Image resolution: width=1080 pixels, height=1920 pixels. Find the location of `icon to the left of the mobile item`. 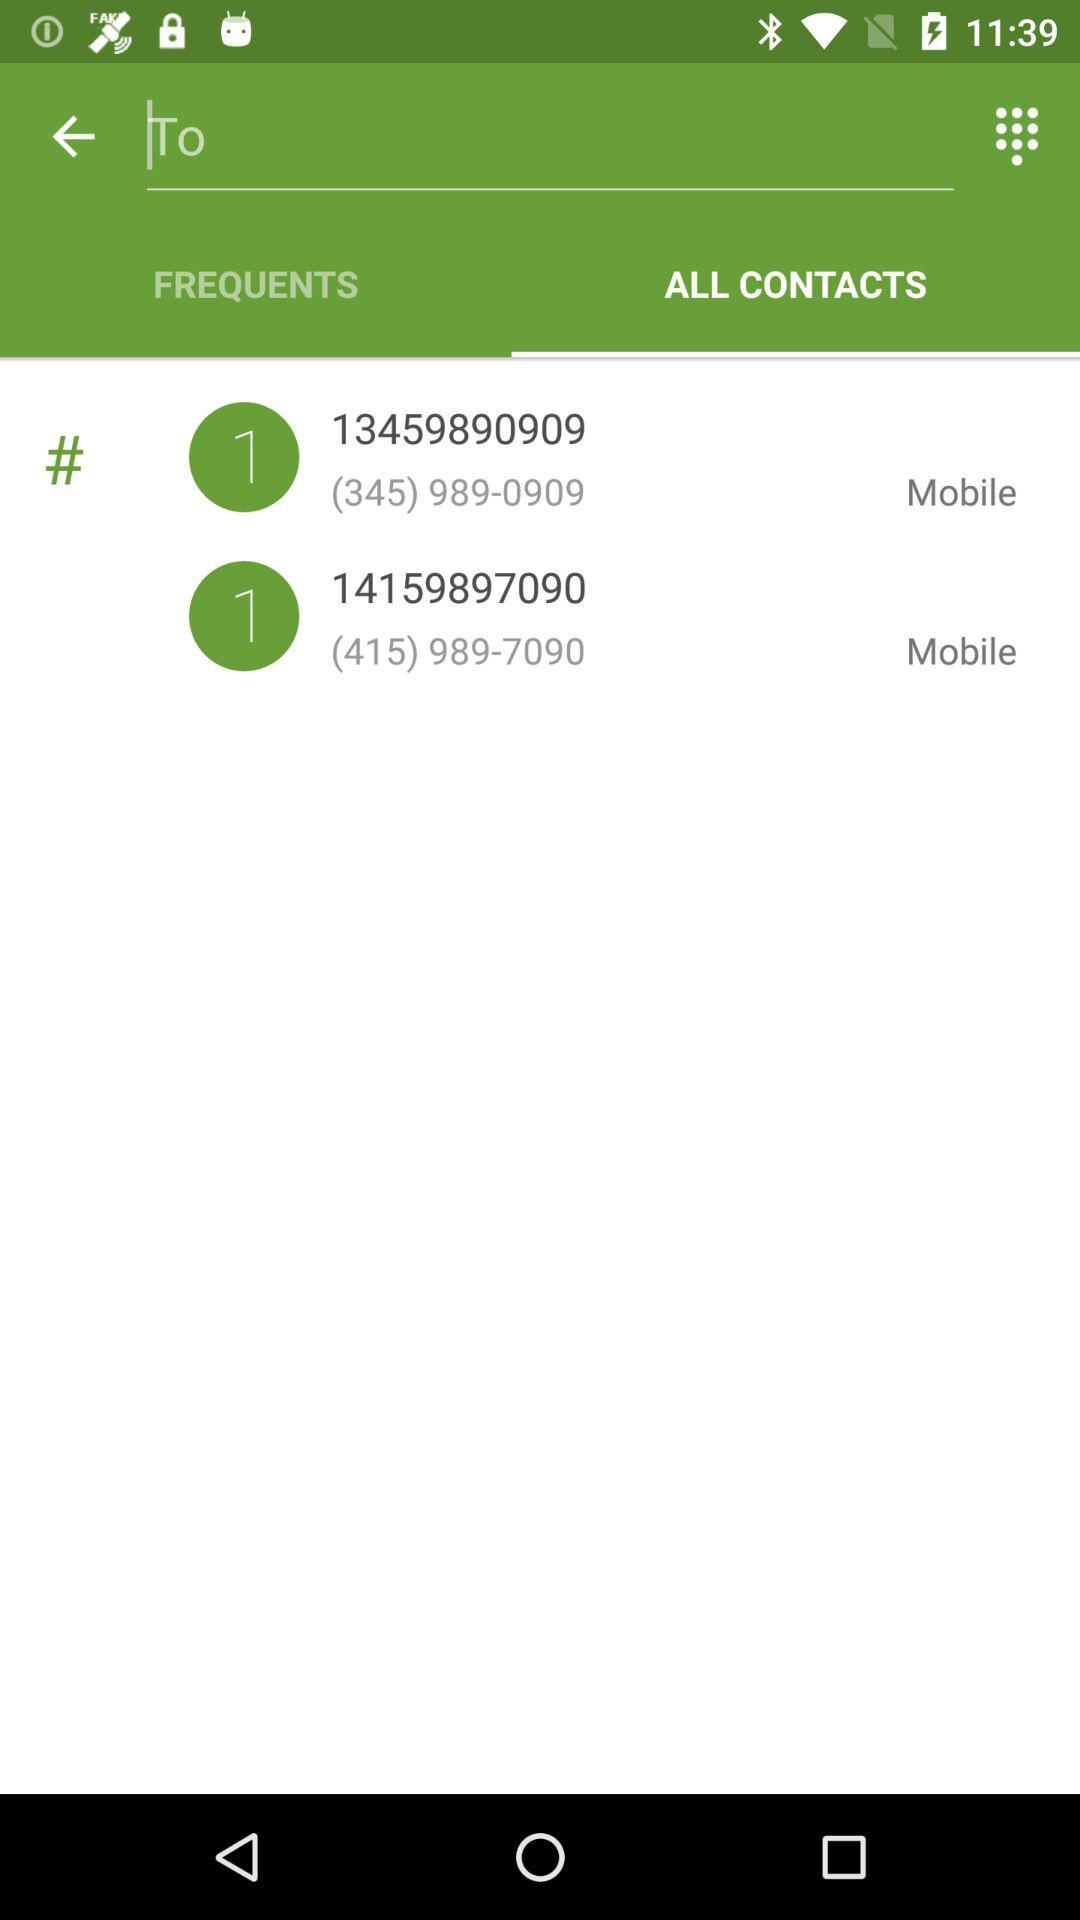

icon to the left of the mobile item is located at coordinates (601, 491).